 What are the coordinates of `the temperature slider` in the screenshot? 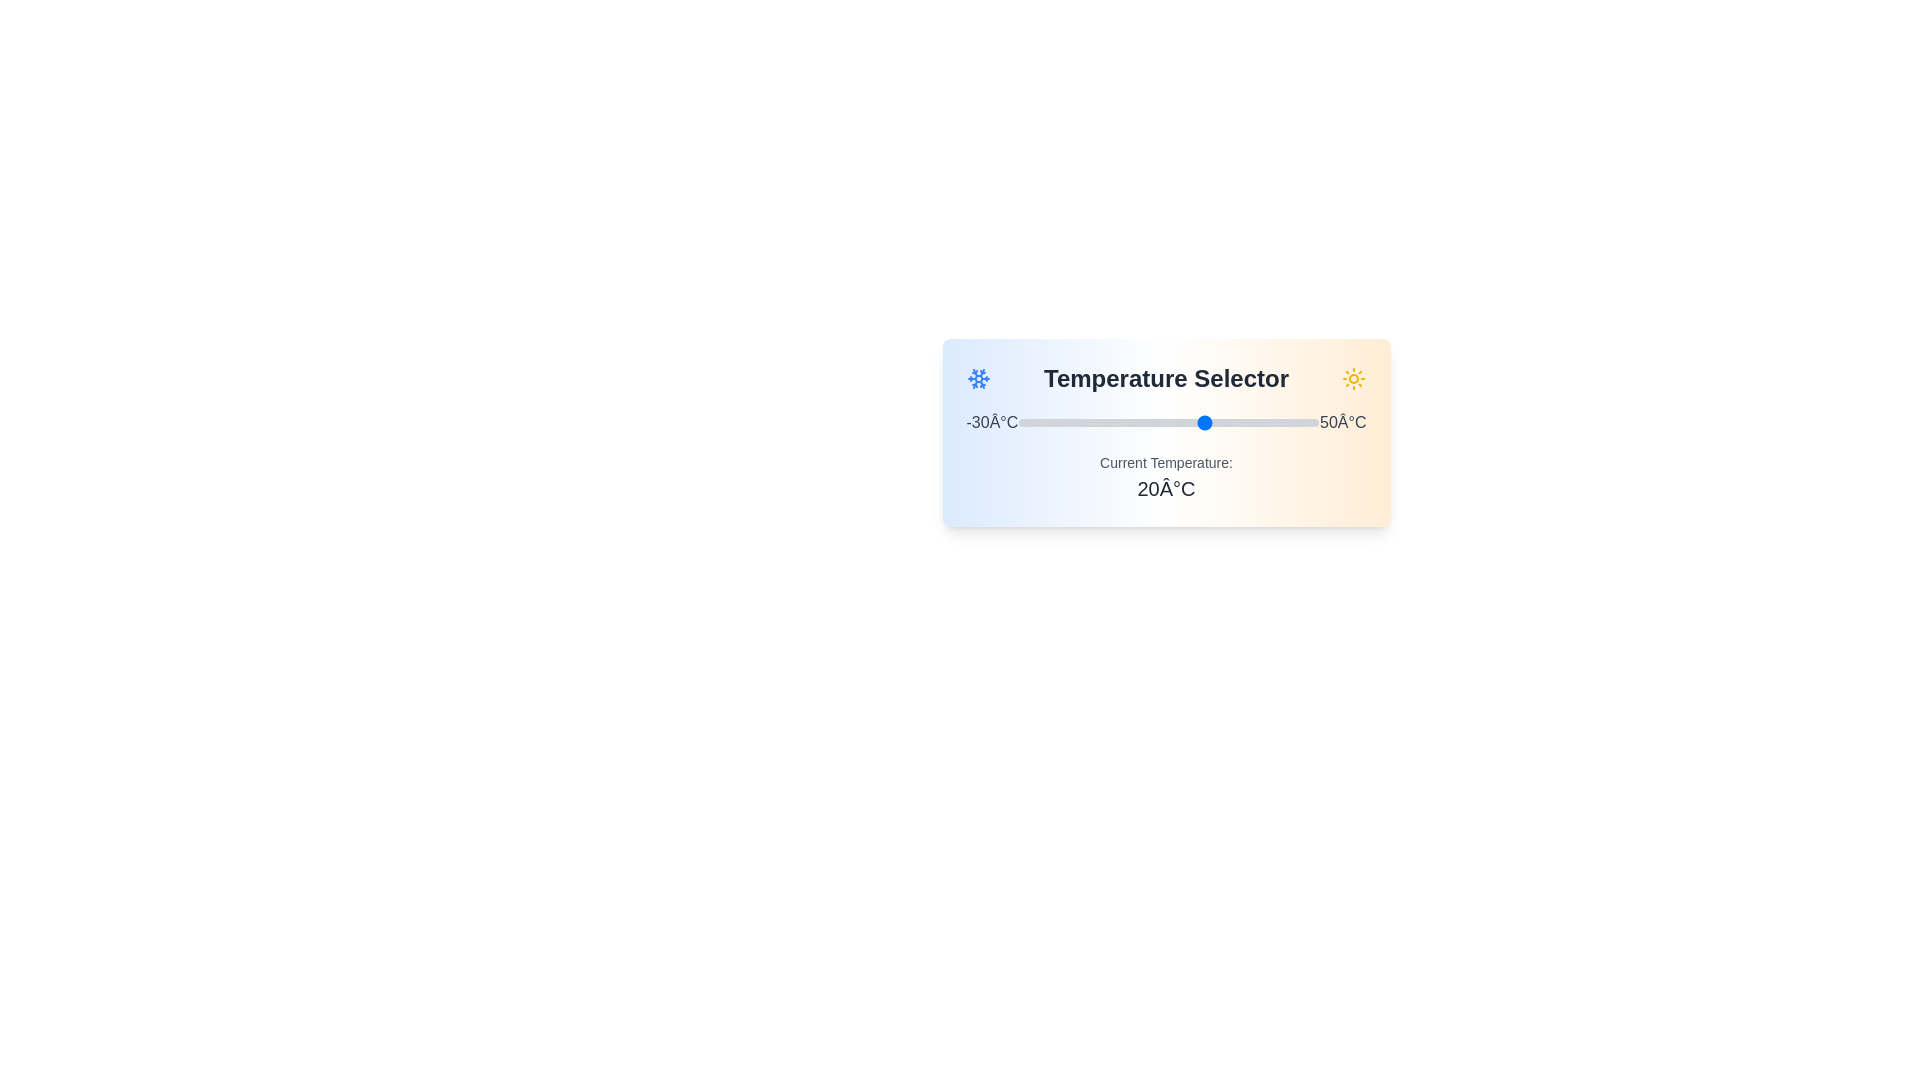 It's located at (1254, 422).